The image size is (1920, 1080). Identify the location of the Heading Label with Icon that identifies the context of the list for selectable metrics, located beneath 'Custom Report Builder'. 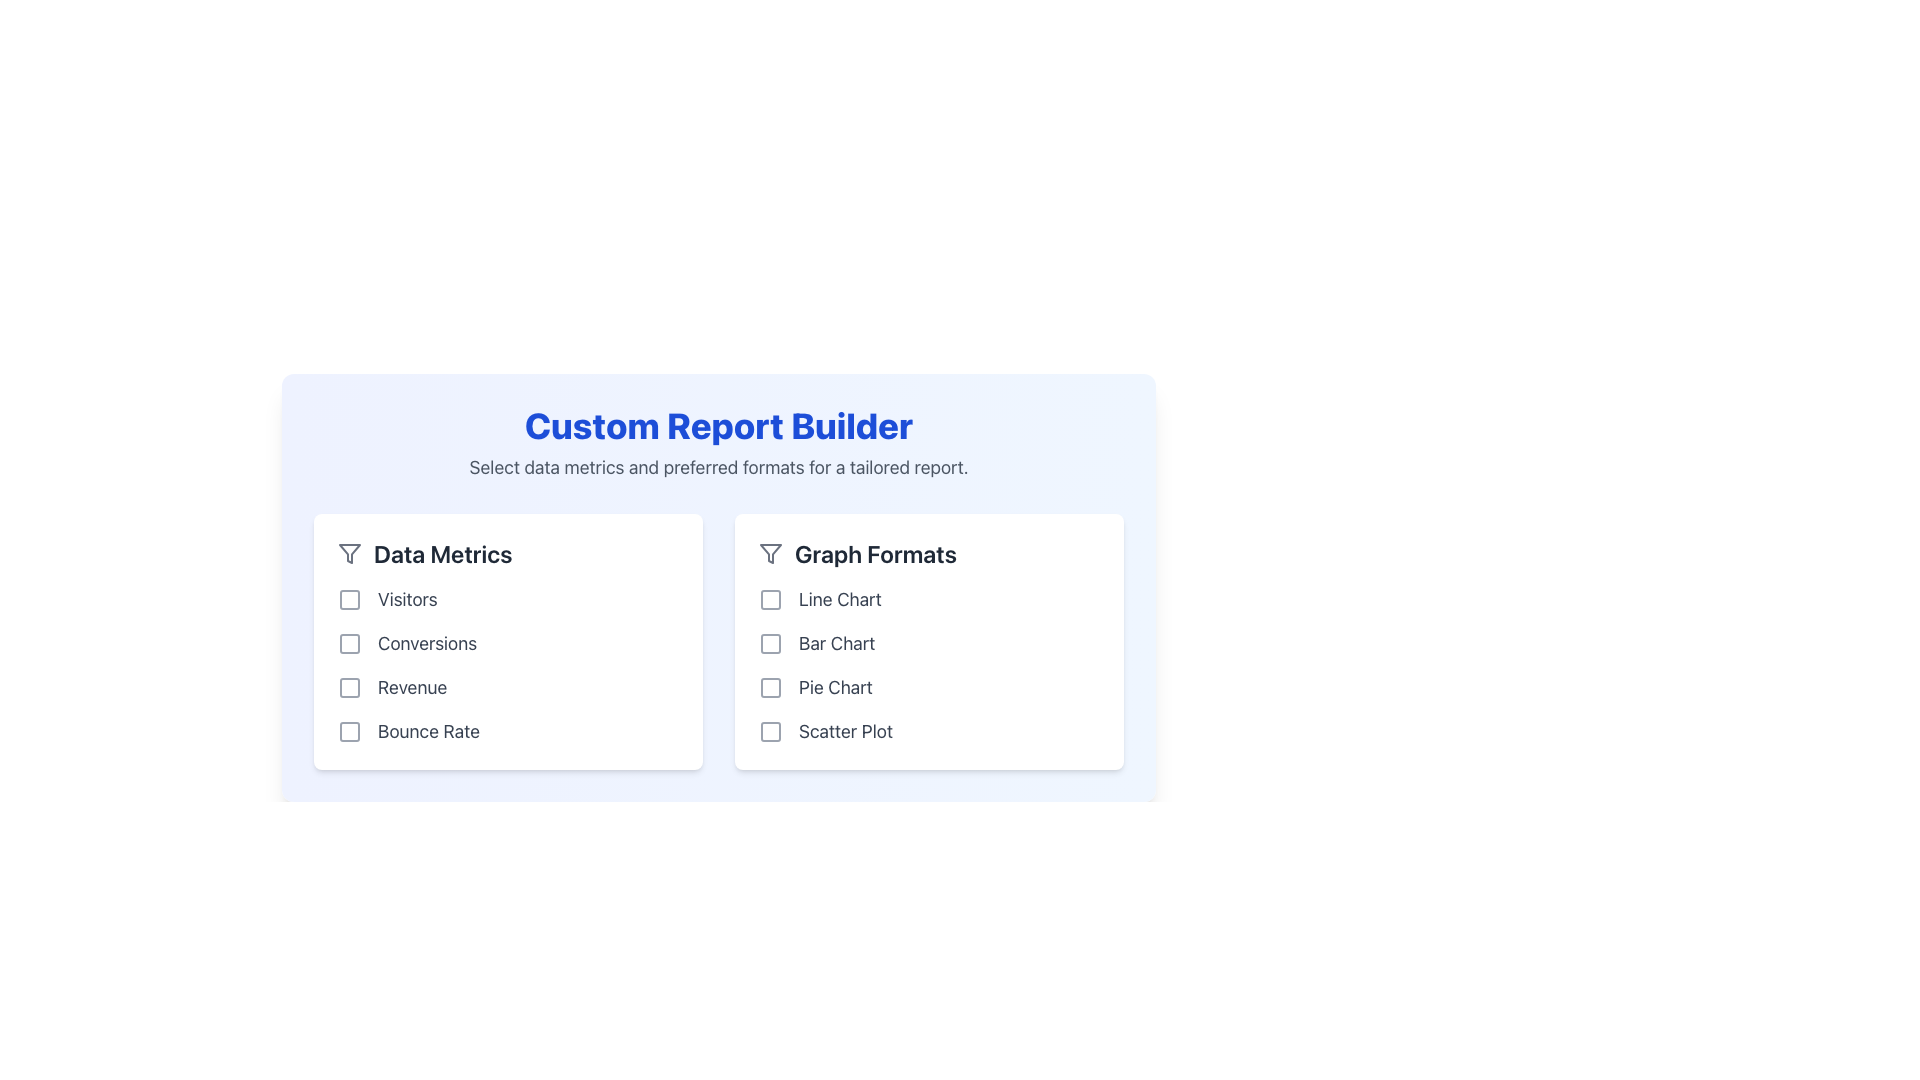
(508, 554).